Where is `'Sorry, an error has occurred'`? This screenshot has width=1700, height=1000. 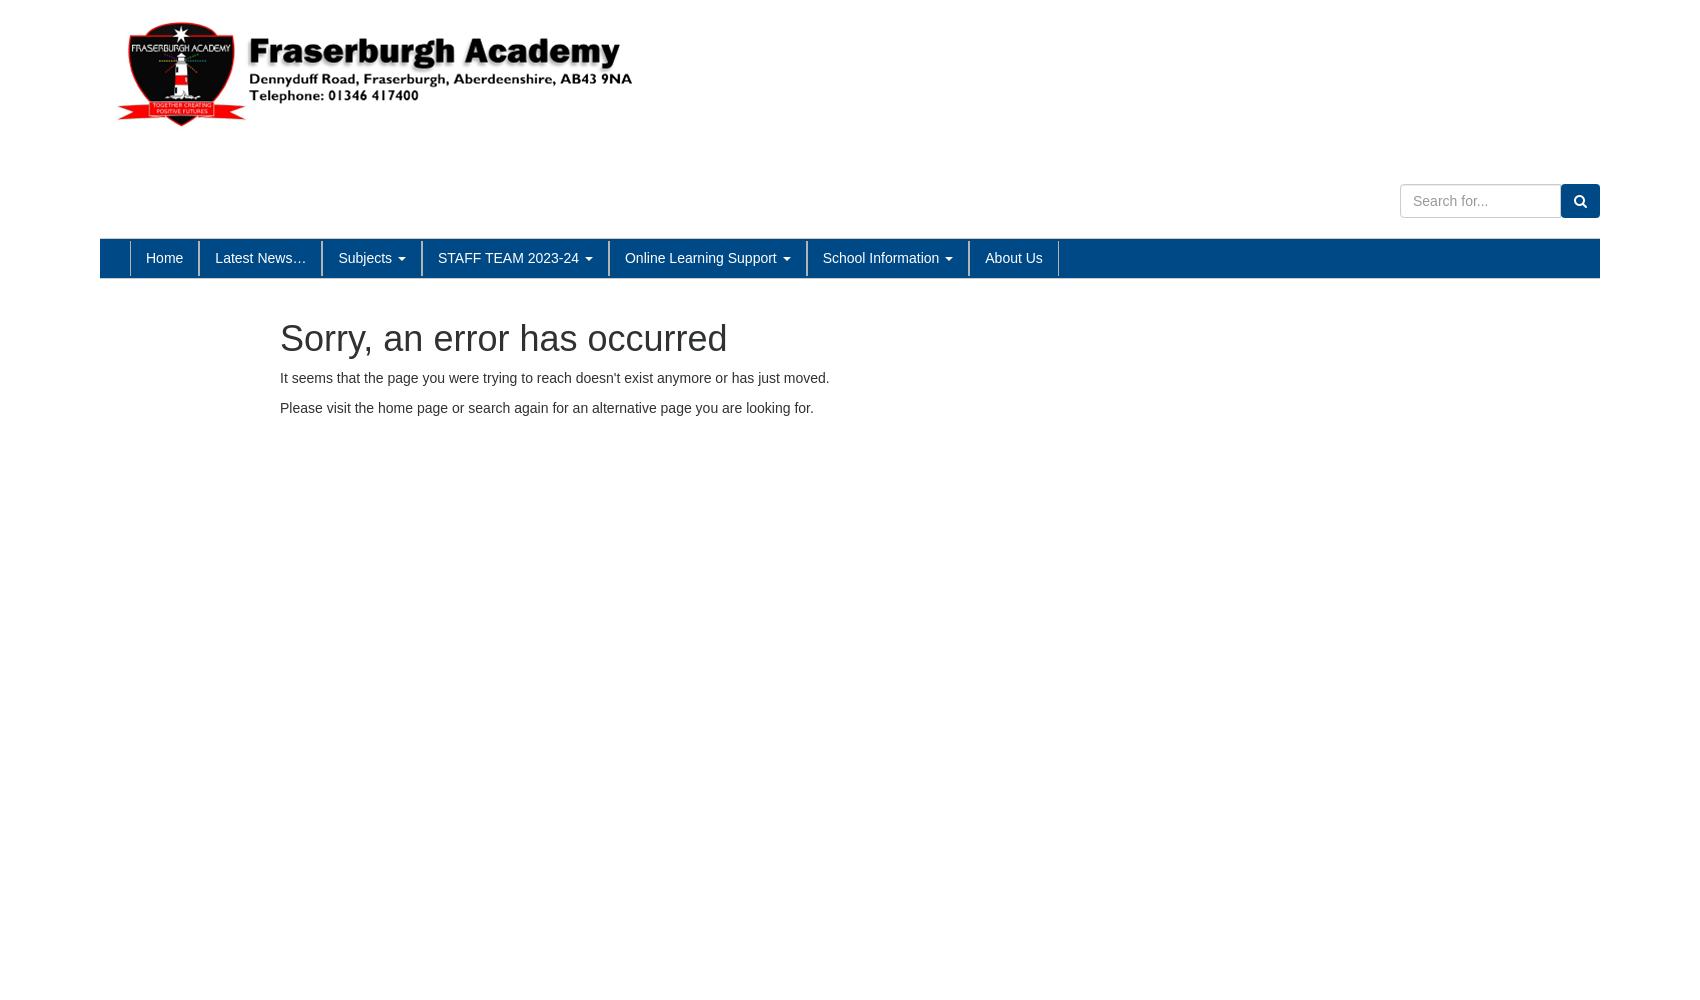 'Sorry, an error has occurred' is located at coordinates (503, 336).